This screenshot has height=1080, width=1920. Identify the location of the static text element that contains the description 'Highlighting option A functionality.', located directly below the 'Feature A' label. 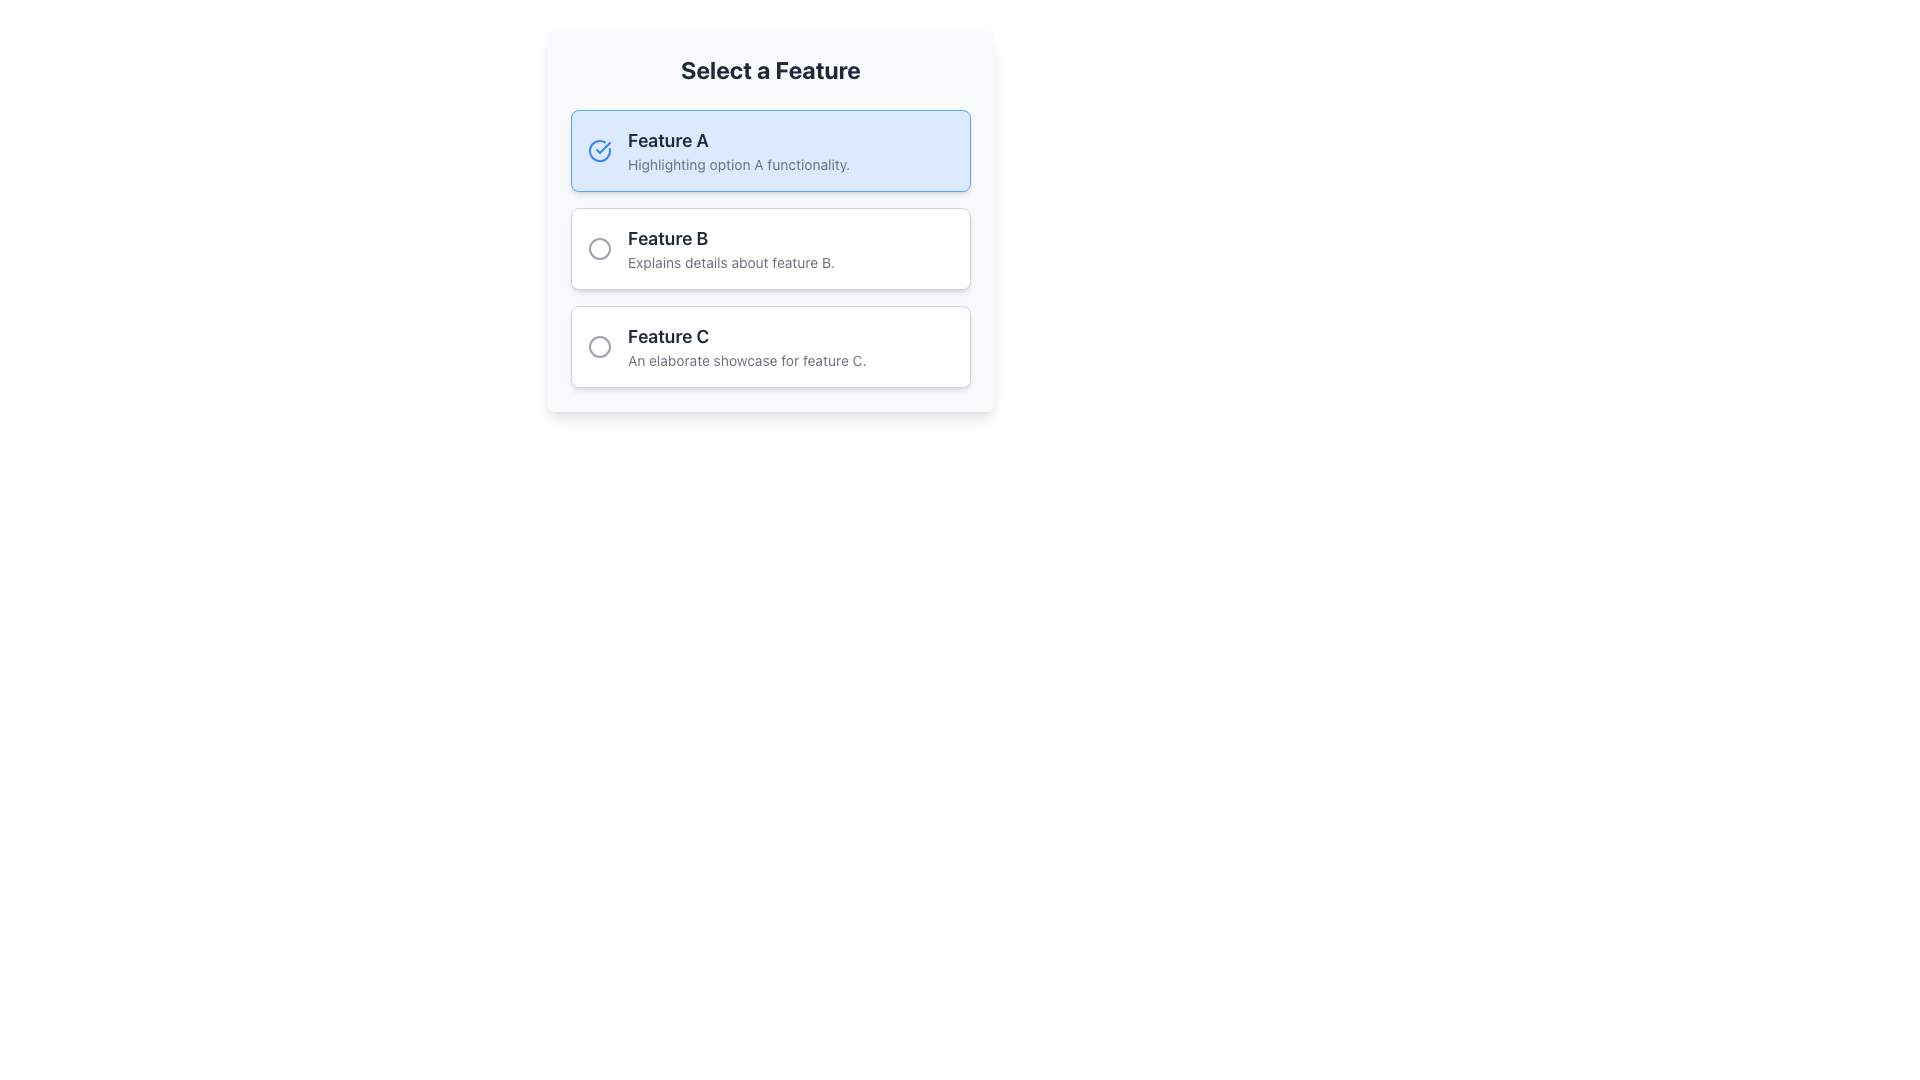
(738, 164).